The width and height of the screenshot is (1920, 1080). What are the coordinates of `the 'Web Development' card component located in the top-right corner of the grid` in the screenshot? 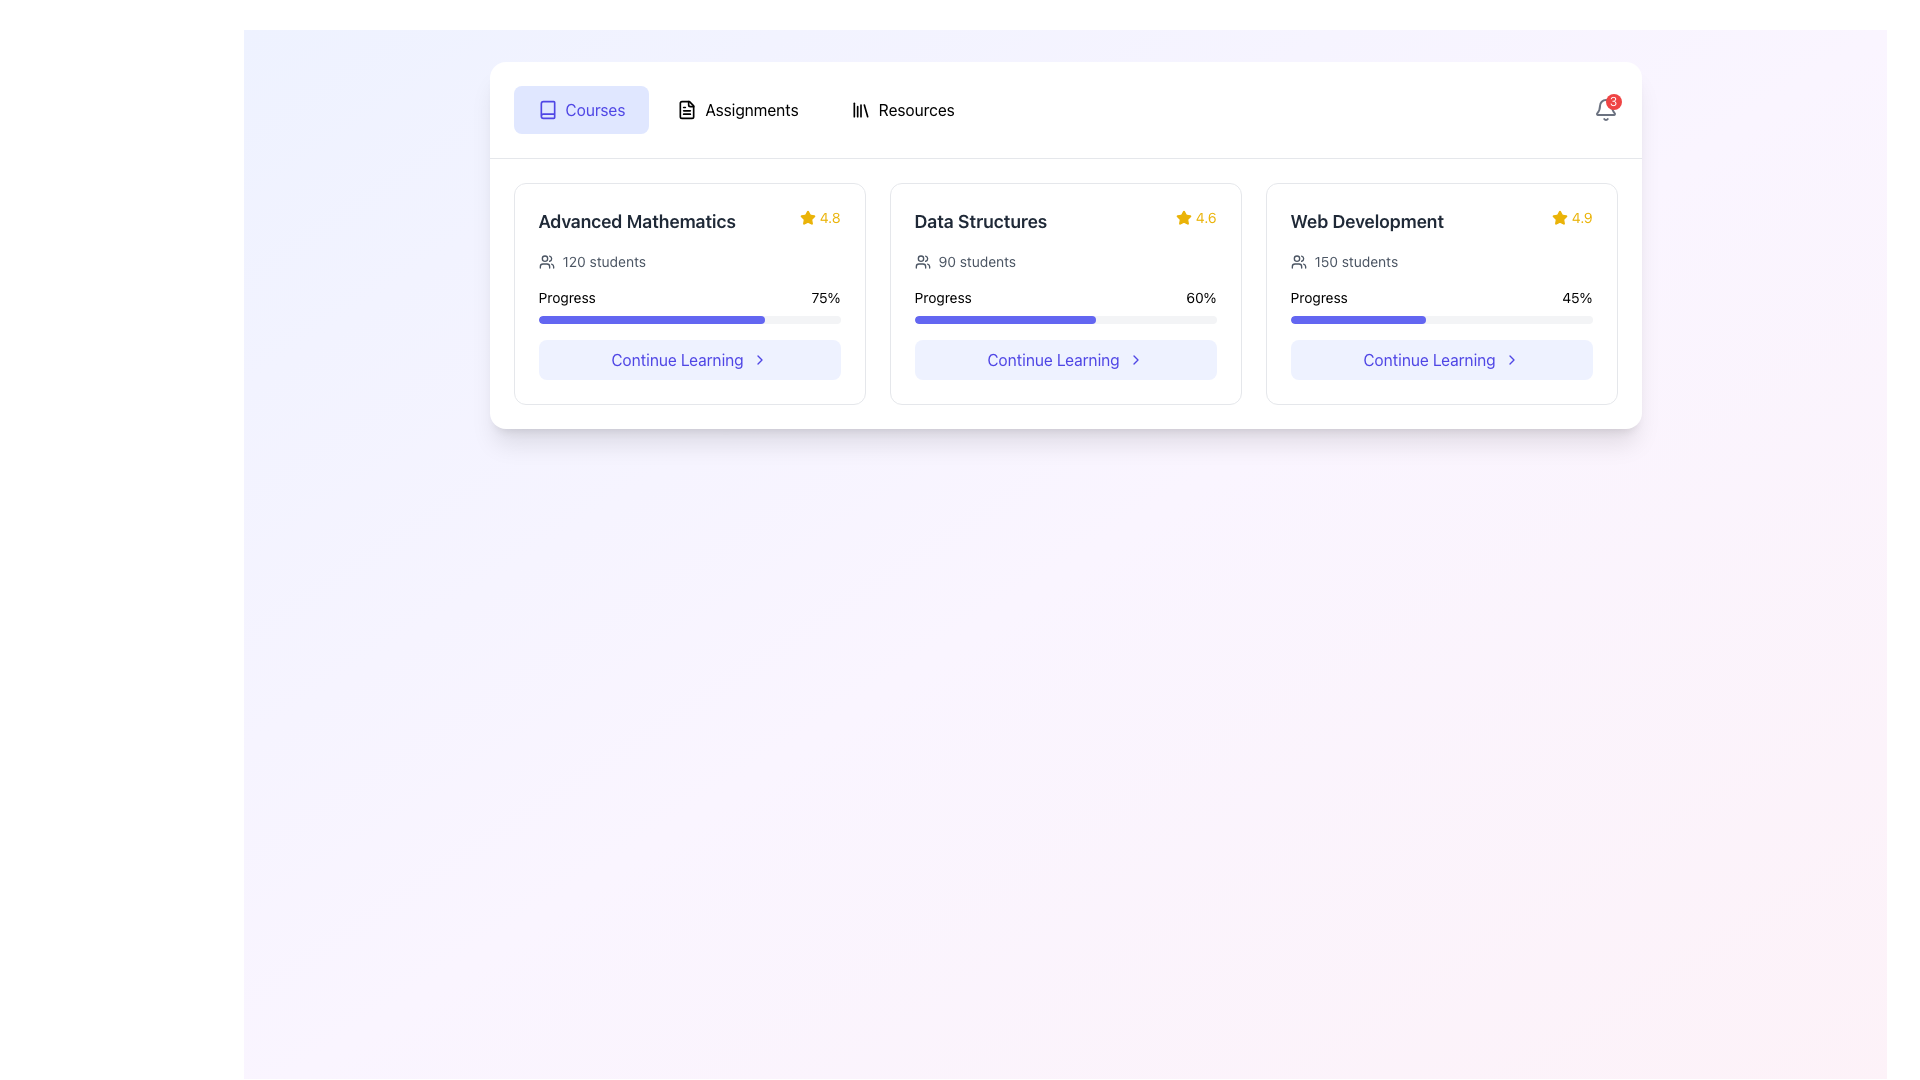 It's located at (1441, 293).